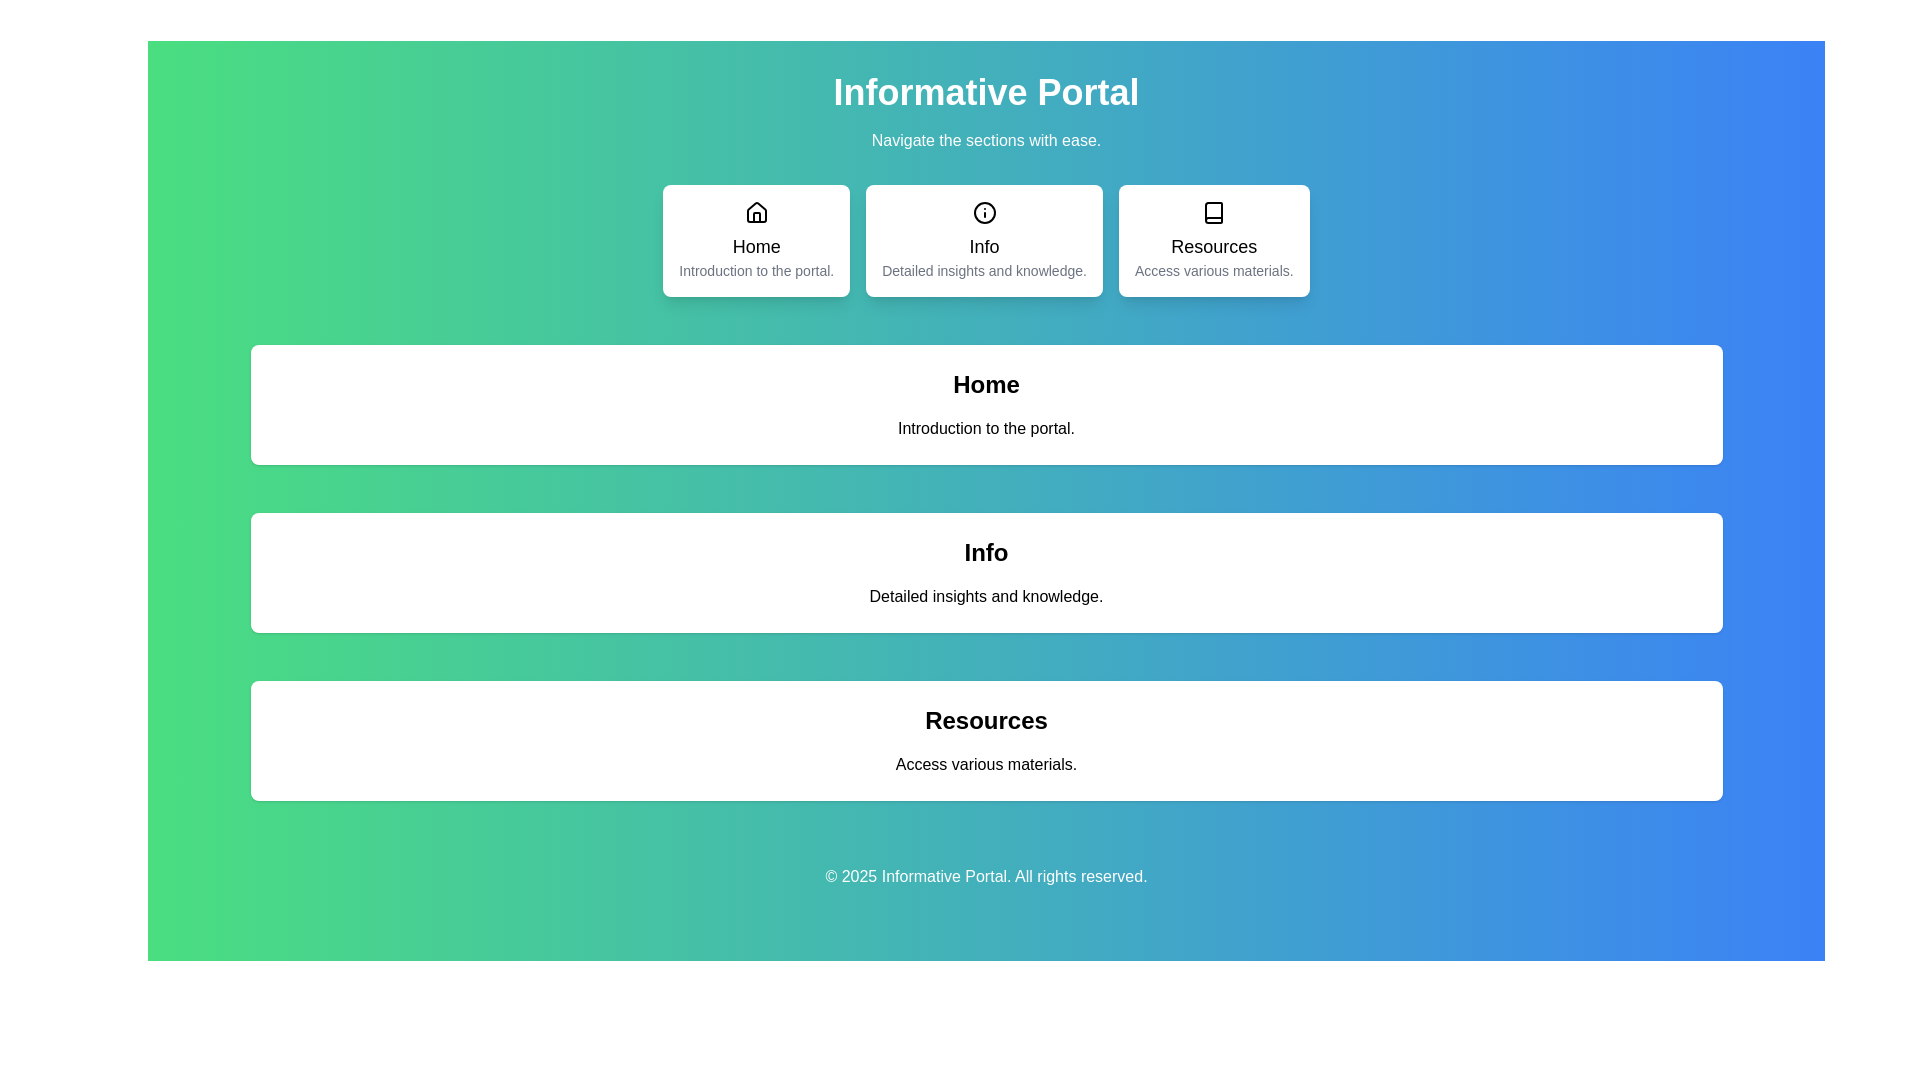  What do you see at coordinates (755, 212) in the screenshot?
I see `the 'Home' icon located at the top of the first card under the 'Informative Portal' header, which navigates to the homepage of the portal` at bounding box center [755, 212].